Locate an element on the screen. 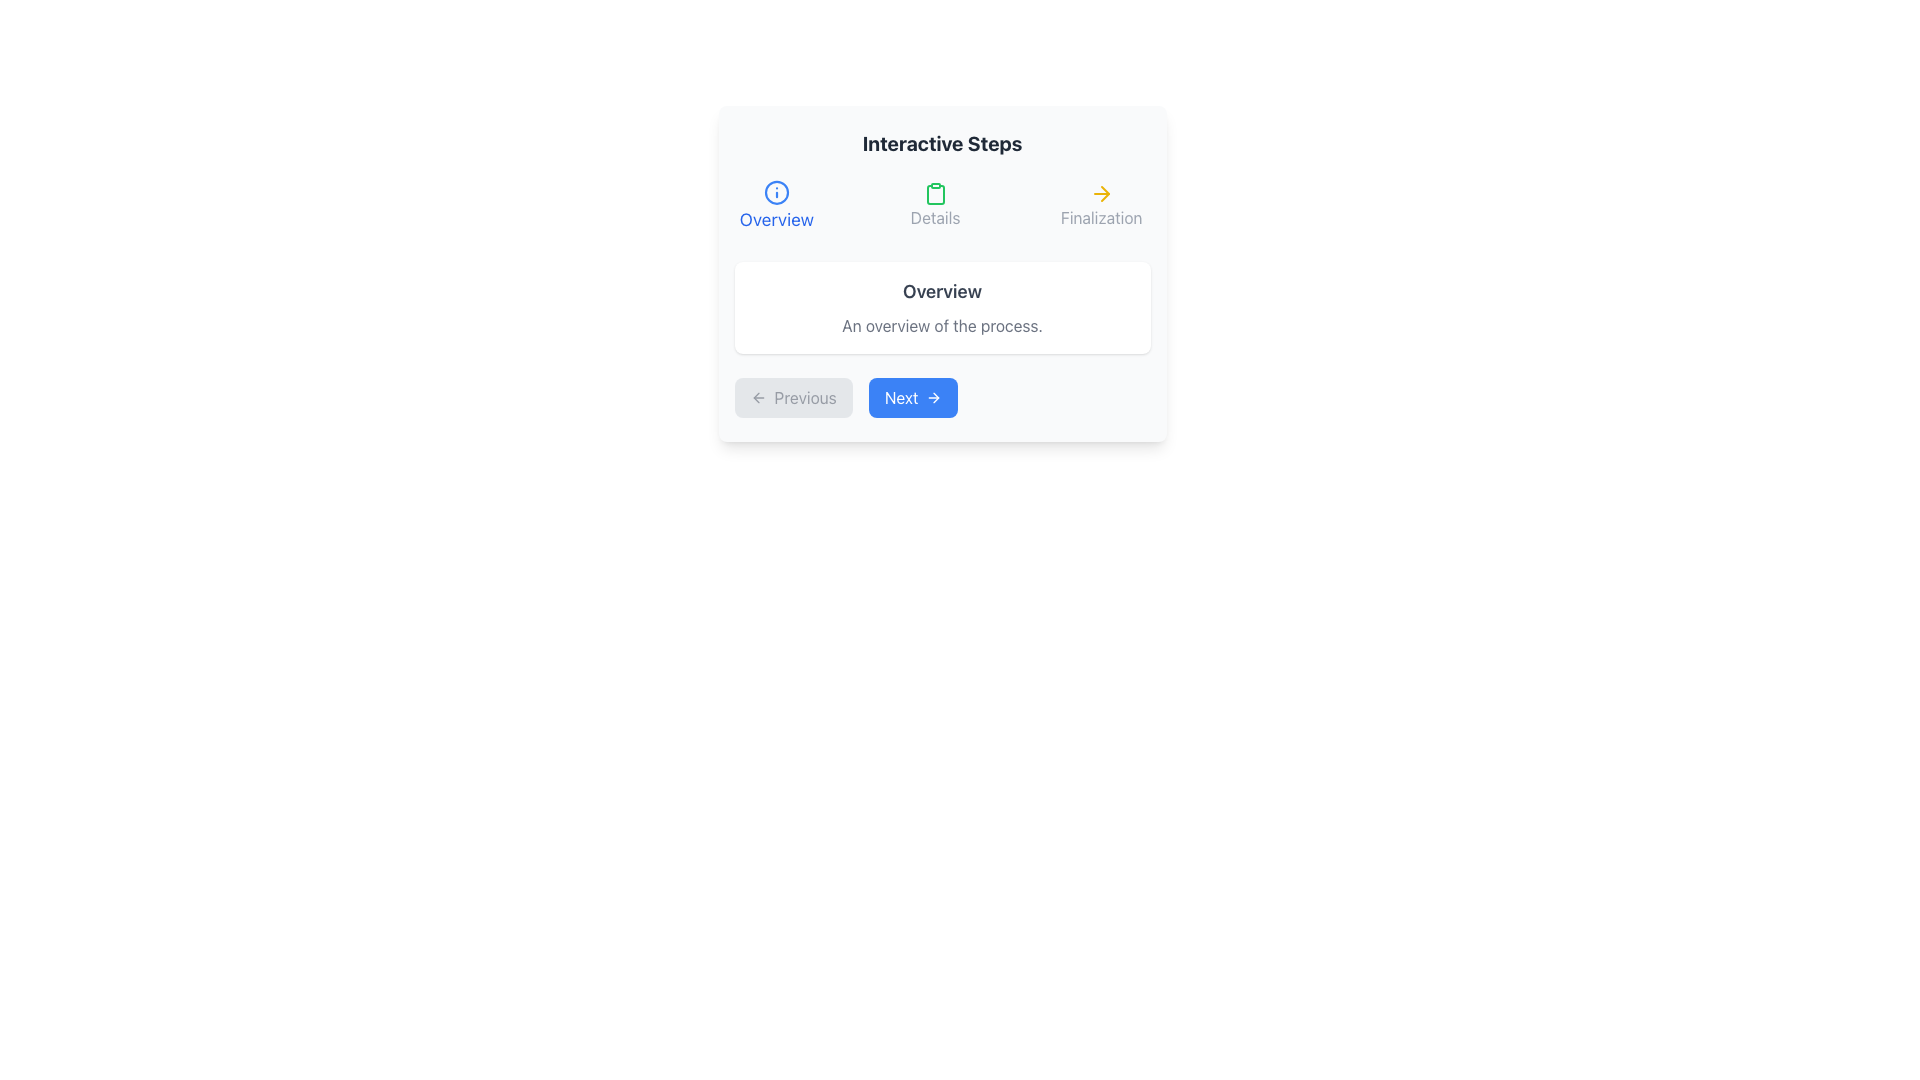 Image resolution: width=1920 pixels, height=1080 pixels. the clipboard icon within the 'Details' section of the 'Interactive Steps' navigation bar, located between 'Overview' and 'Finalization' is located at coordinates (934, 193).